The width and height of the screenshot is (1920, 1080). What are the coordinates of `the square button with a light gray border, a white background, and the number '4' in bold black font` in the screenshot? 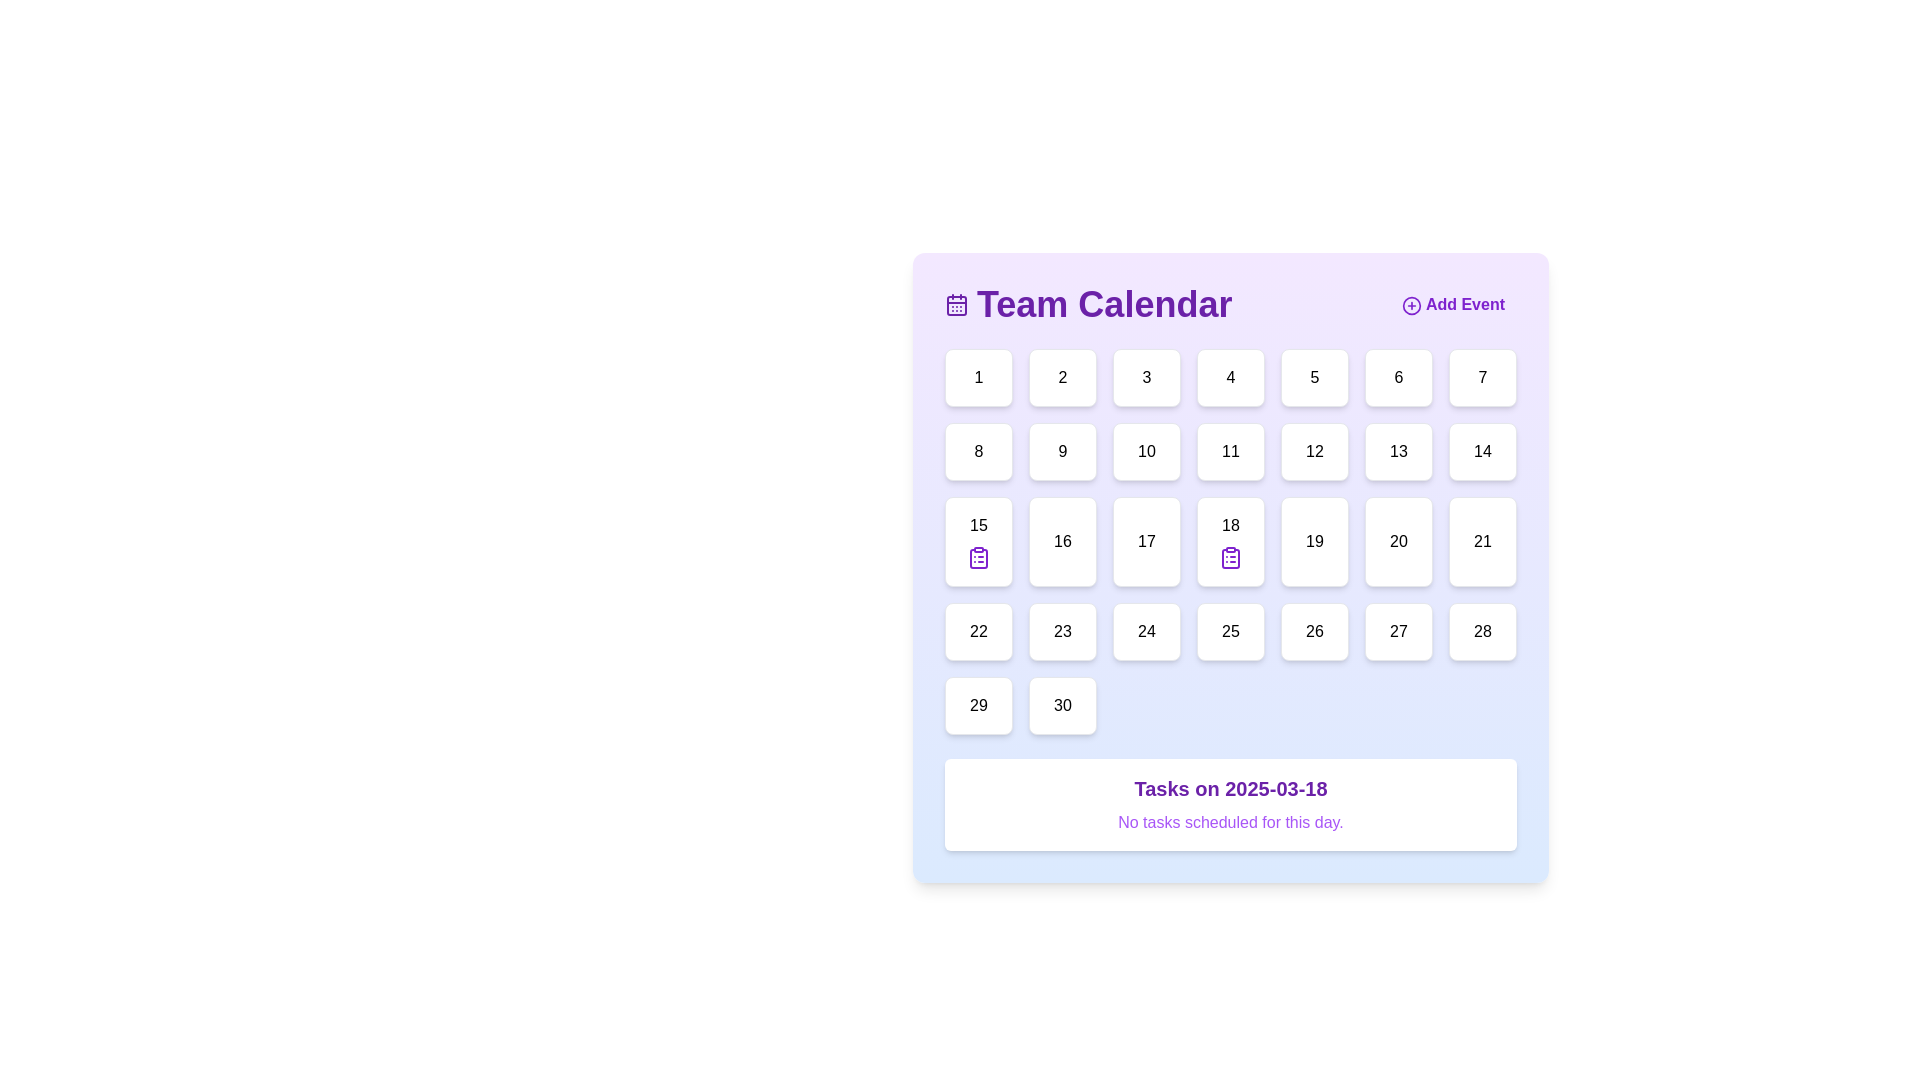 It's located at (1229, 378).